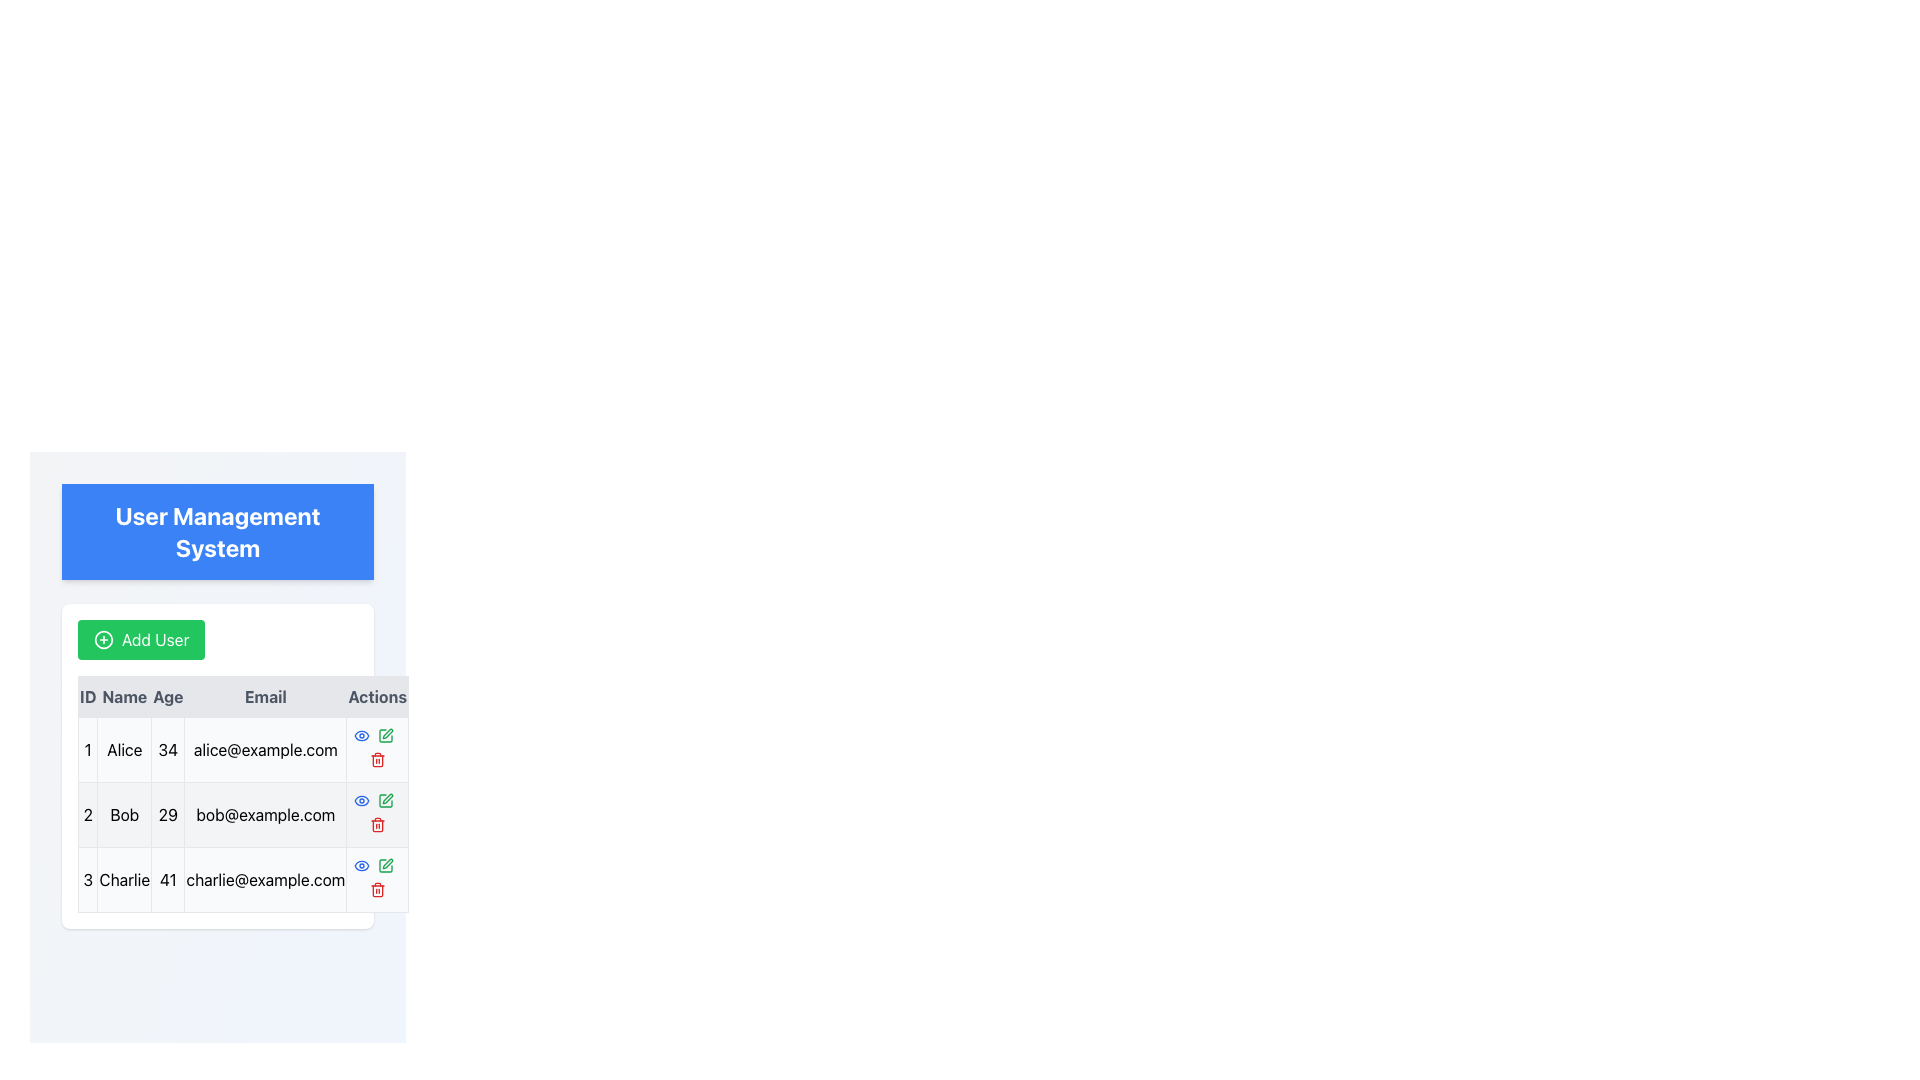 The image size is (1920, 1080). Describe the element at coordinates (123, 878) in the screenshot. I see `the non-interactive label displaying the name 'Charlie', which is located in the second column of the third row of the table` at that location.